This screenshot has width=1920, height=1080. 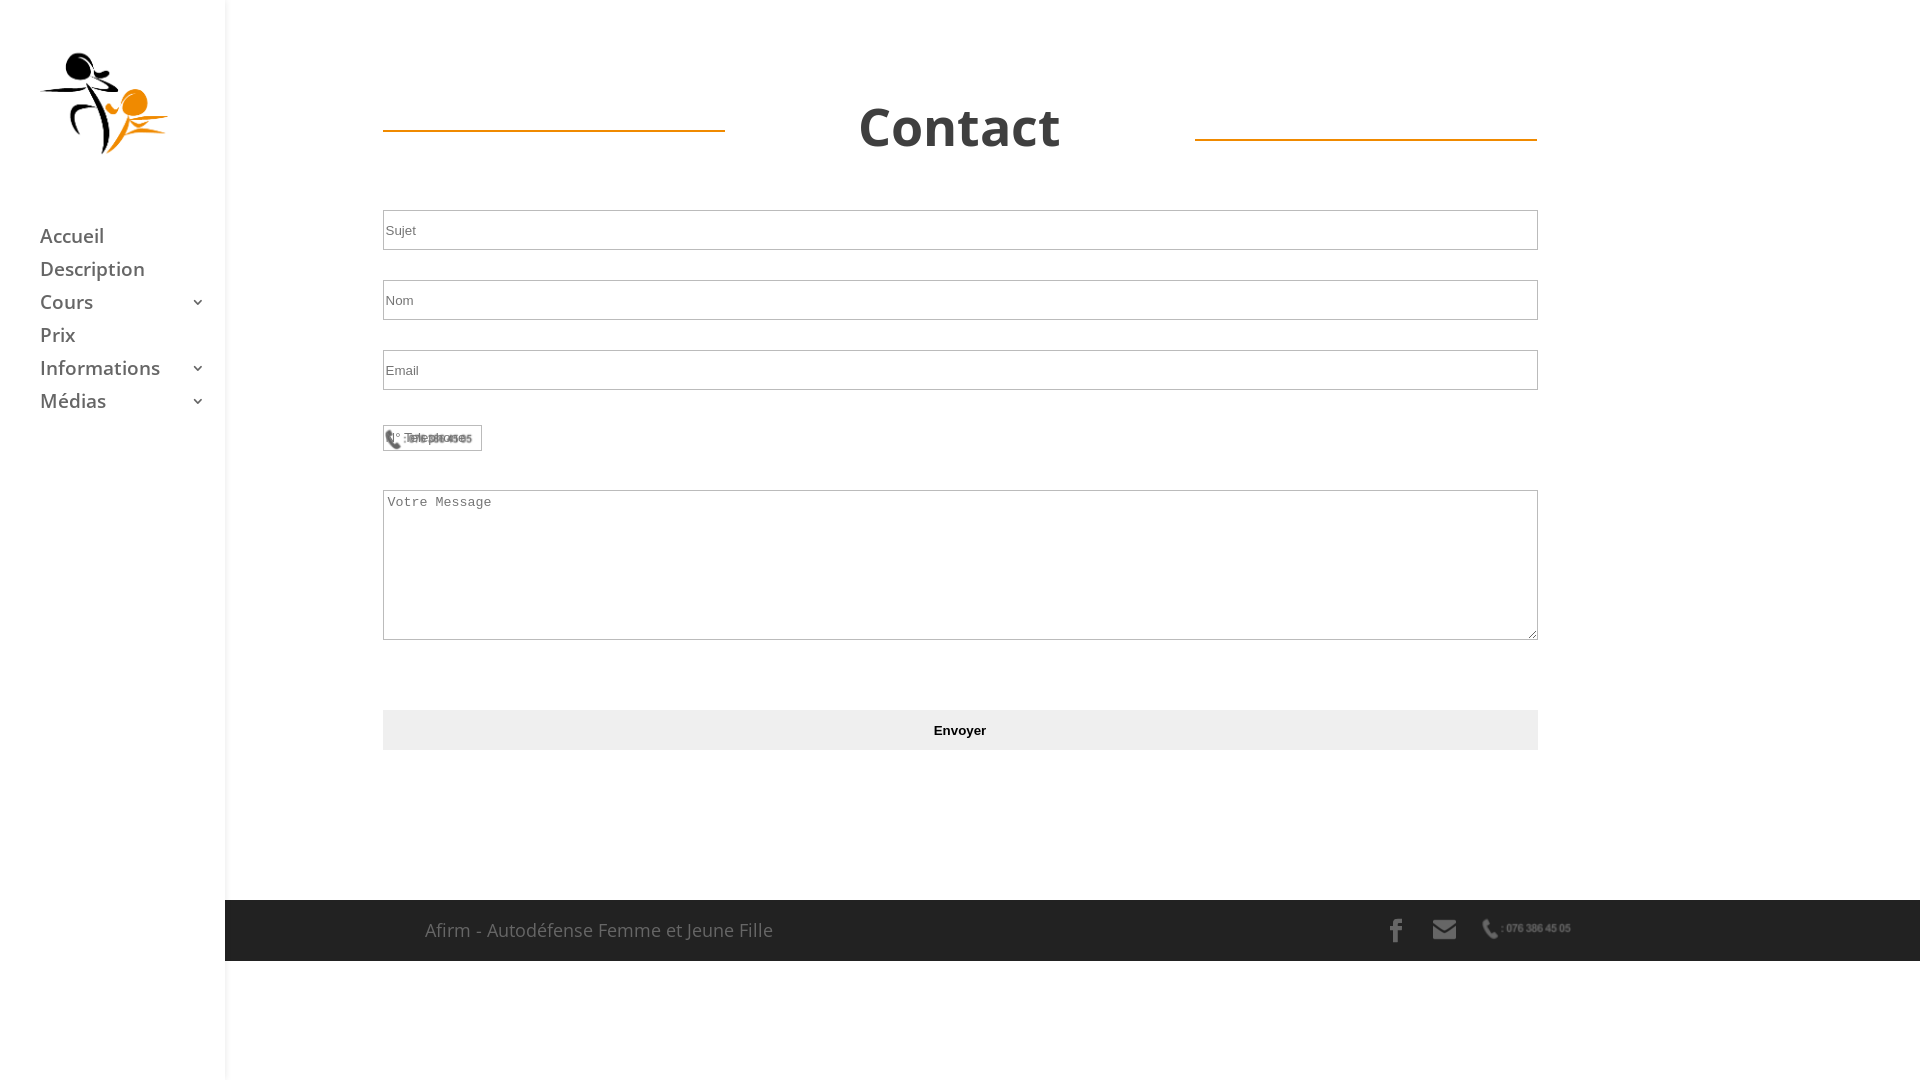 What do you see at coordinates (131, 278) in the screenshot?
I see `'Description'` at bounding box center [131, 278].